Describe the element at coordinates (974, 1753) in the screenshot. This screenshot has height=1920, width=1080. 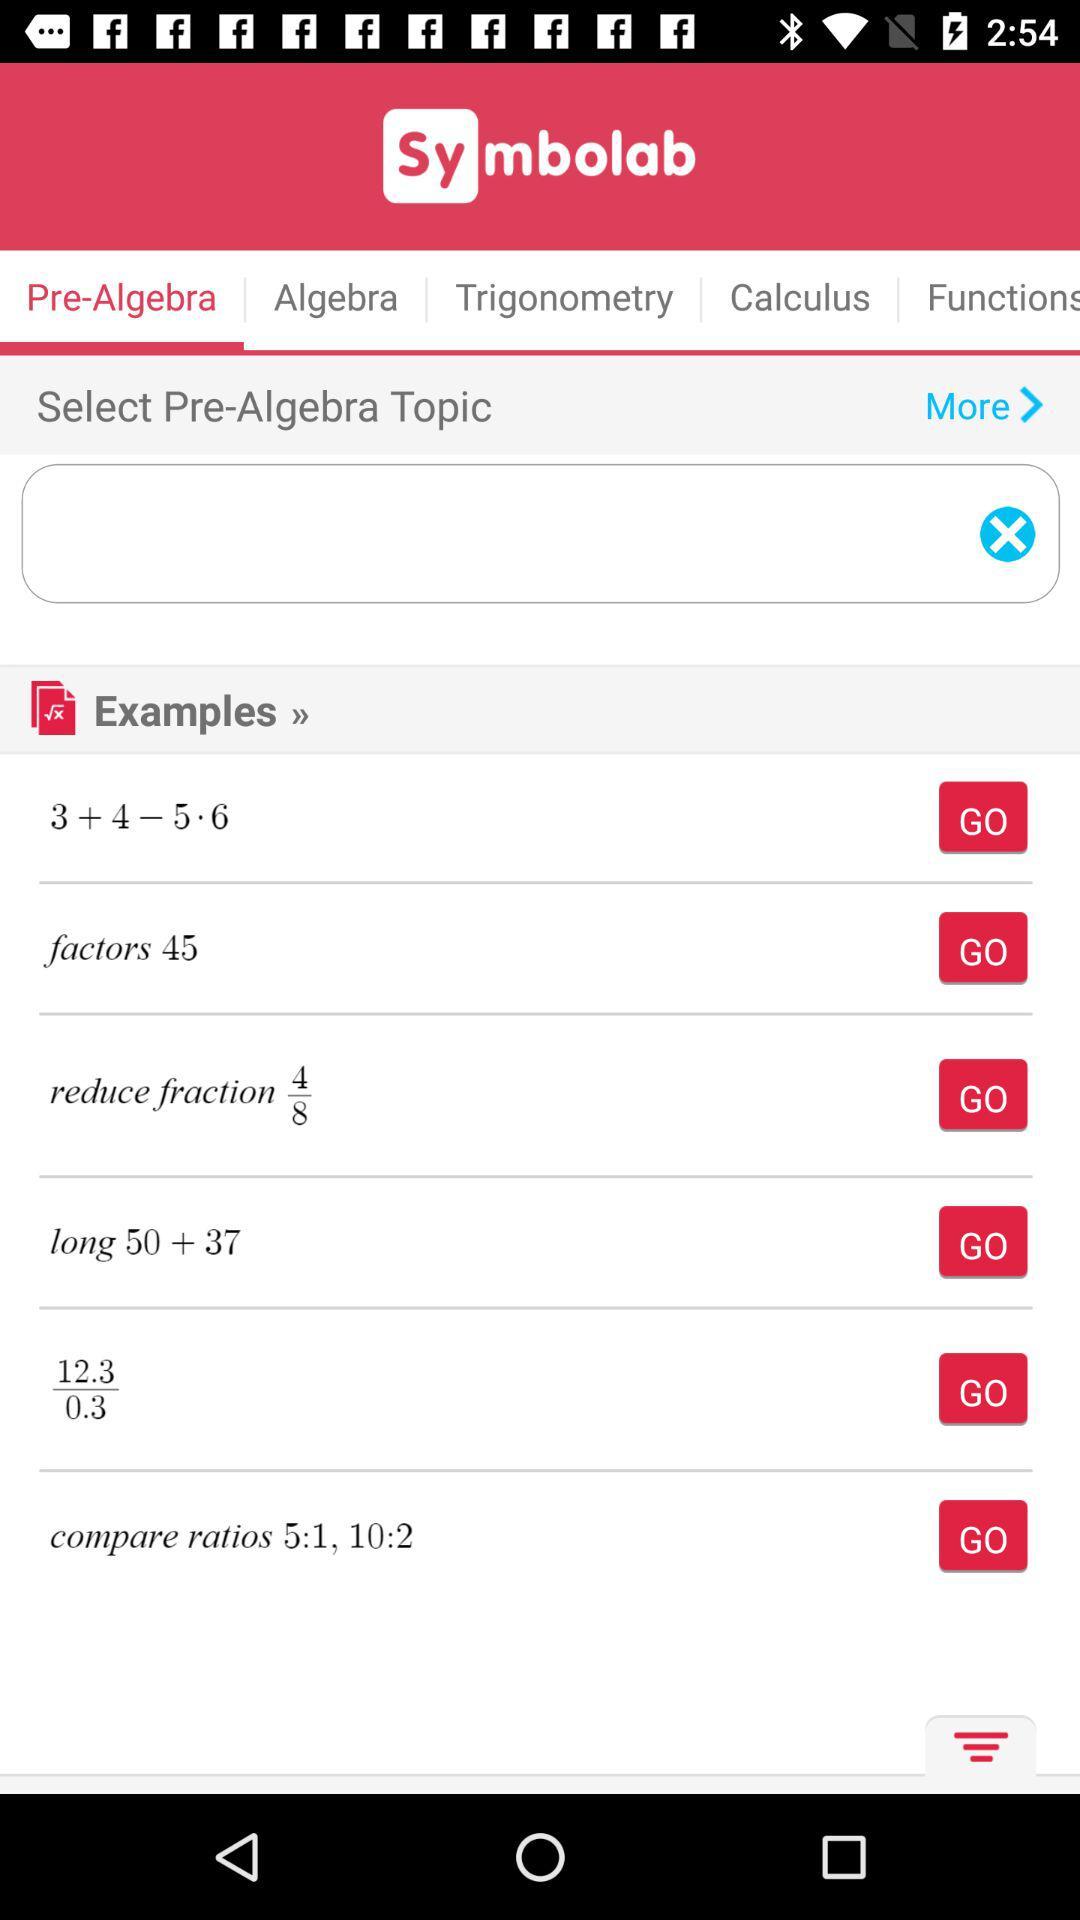
I see `the more icon` at that location.